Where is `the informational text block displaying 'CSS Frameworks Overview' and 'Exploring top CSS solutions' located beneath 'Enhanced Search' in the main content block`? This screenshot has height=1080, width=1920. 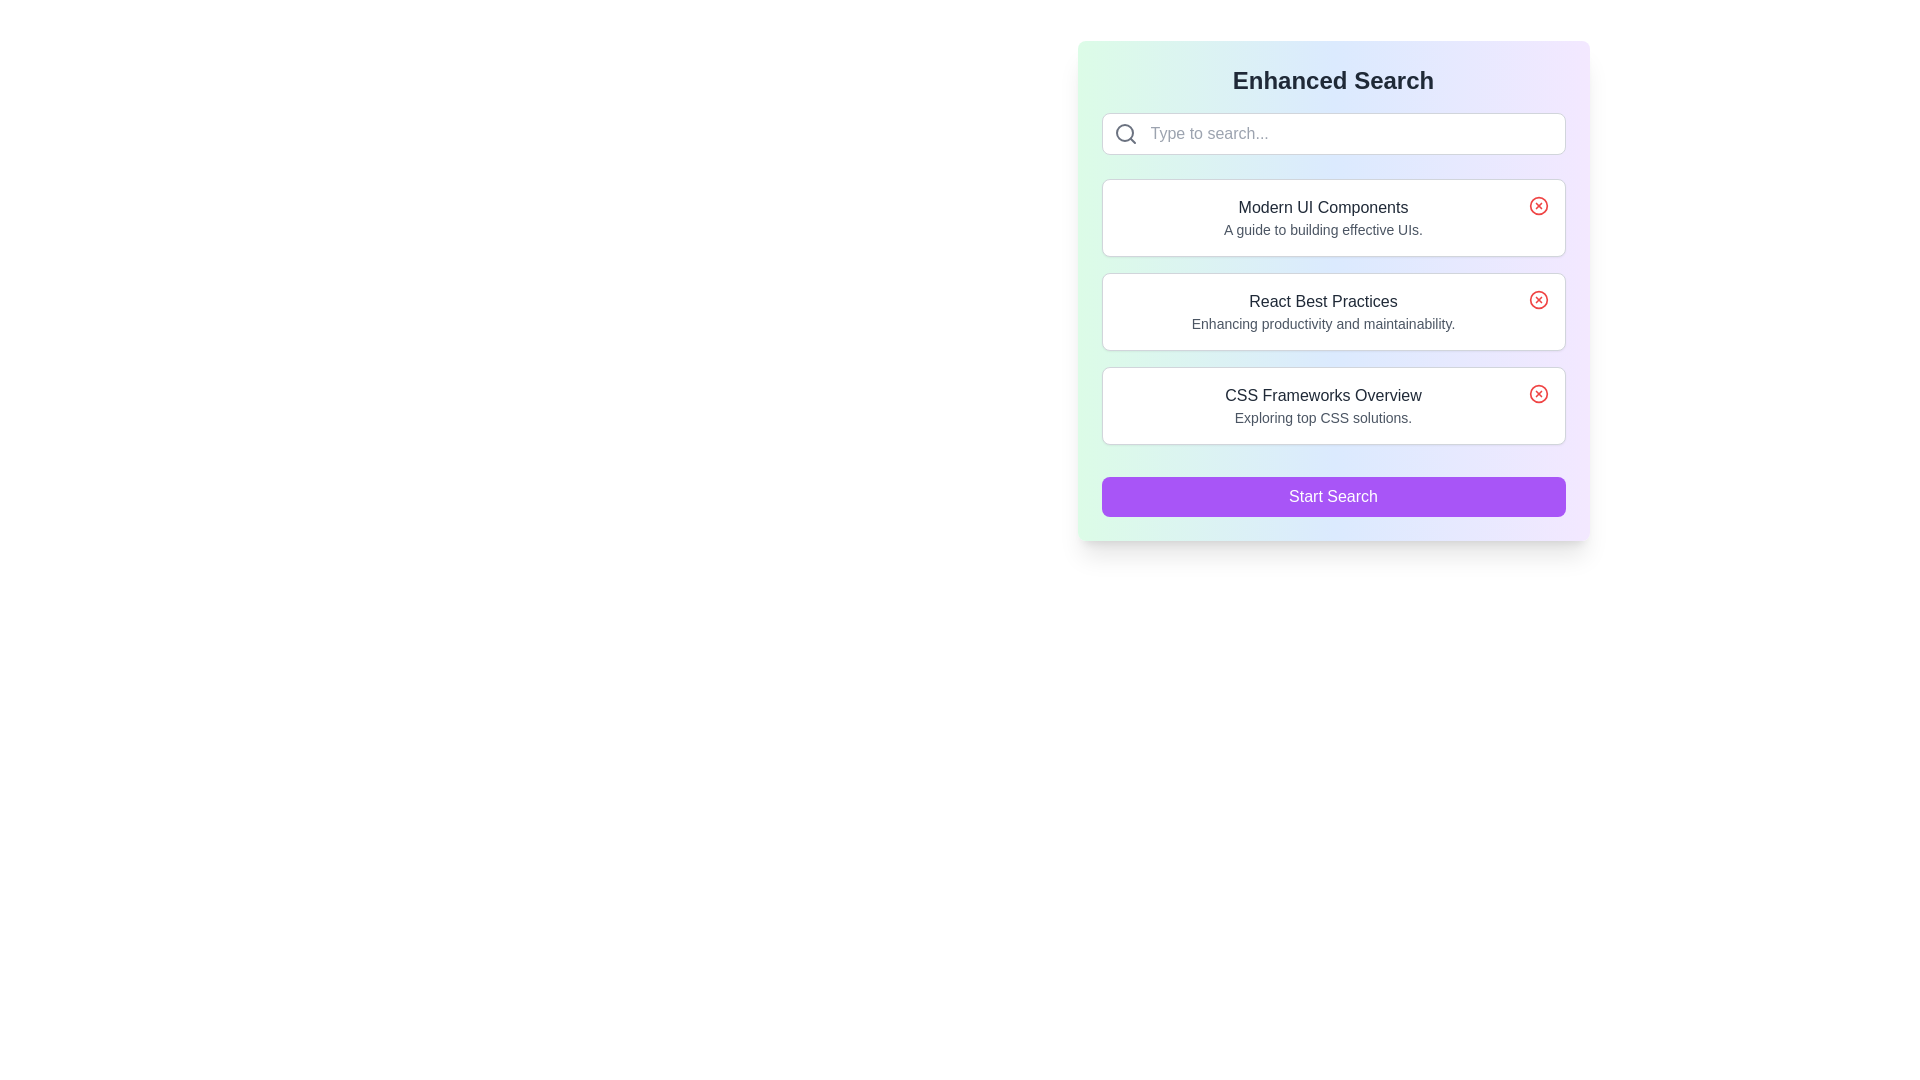
the informational text block displaying 'CSS Frameworks Overview' and 'Exploring top CSS solutions' located beneath 'Enhanced Search' in the main content block is located at coordinates (1323, 405).